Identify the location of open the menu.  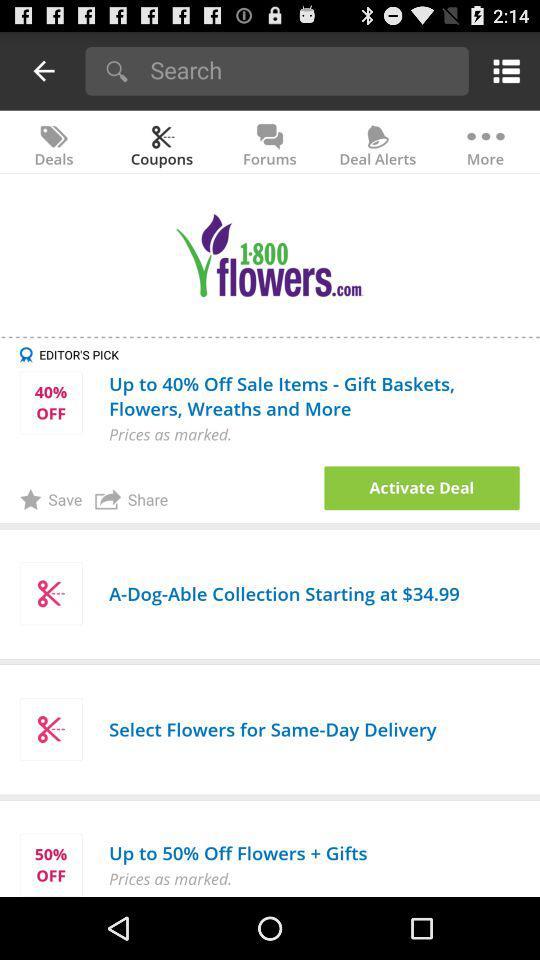
(502, 70).